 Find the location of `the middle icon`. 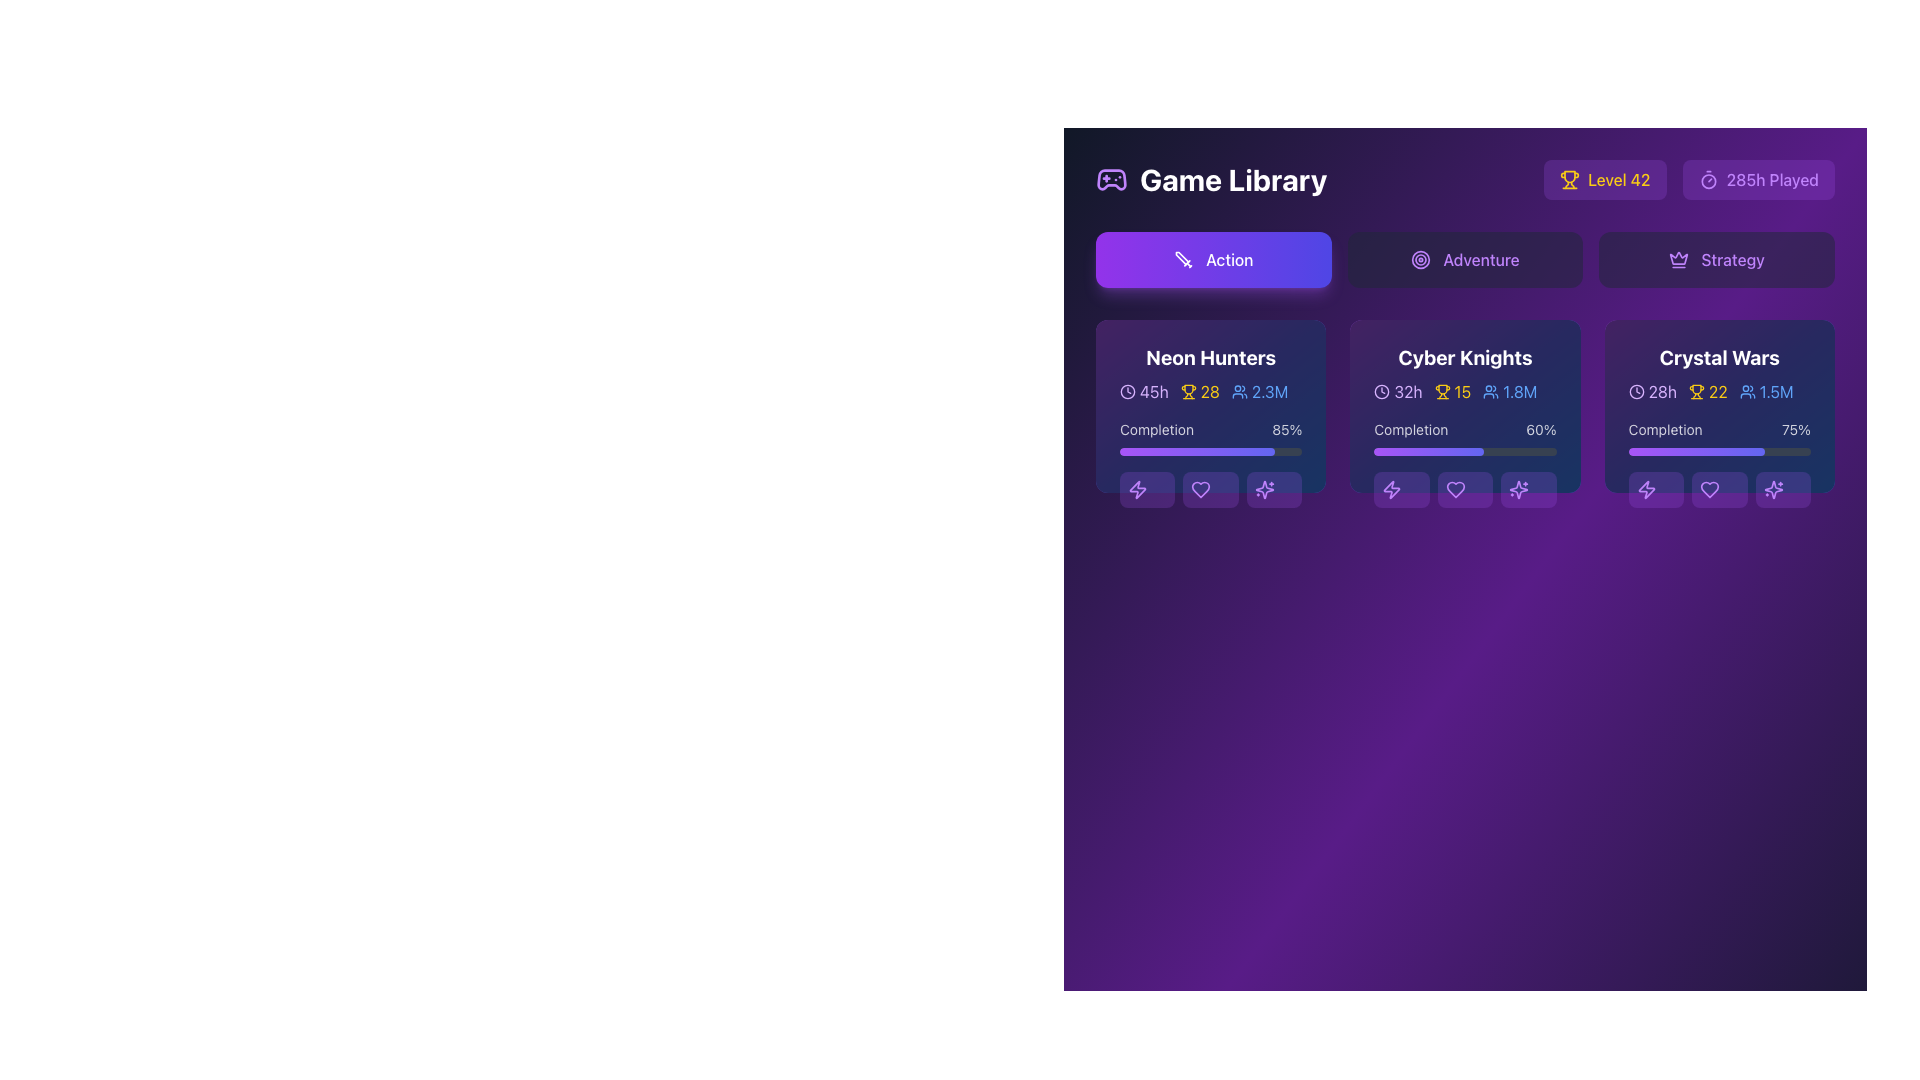

the middle icon is located at coordinates (1455, 489).